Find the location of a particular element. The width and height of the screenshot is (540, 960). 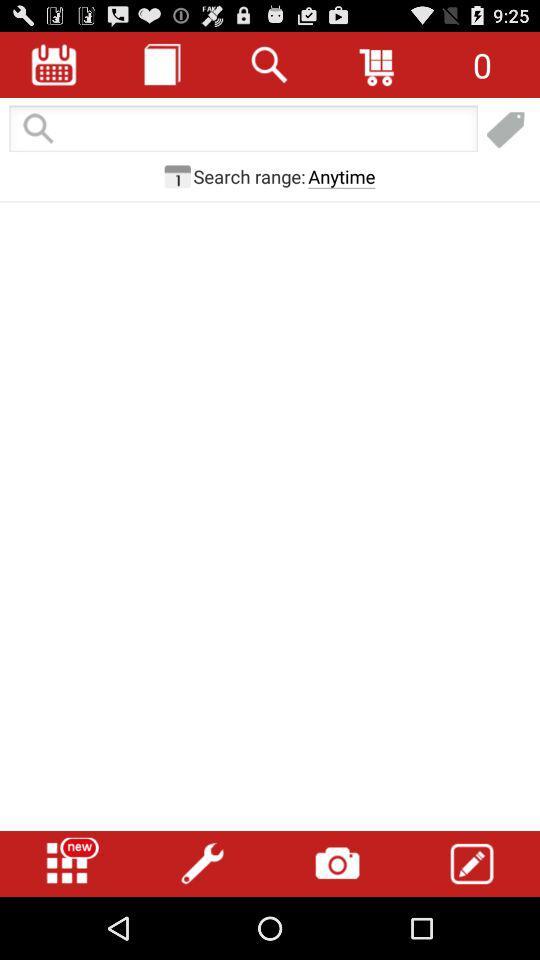

item to the left of 0 app is located at coordinates (378, 64).